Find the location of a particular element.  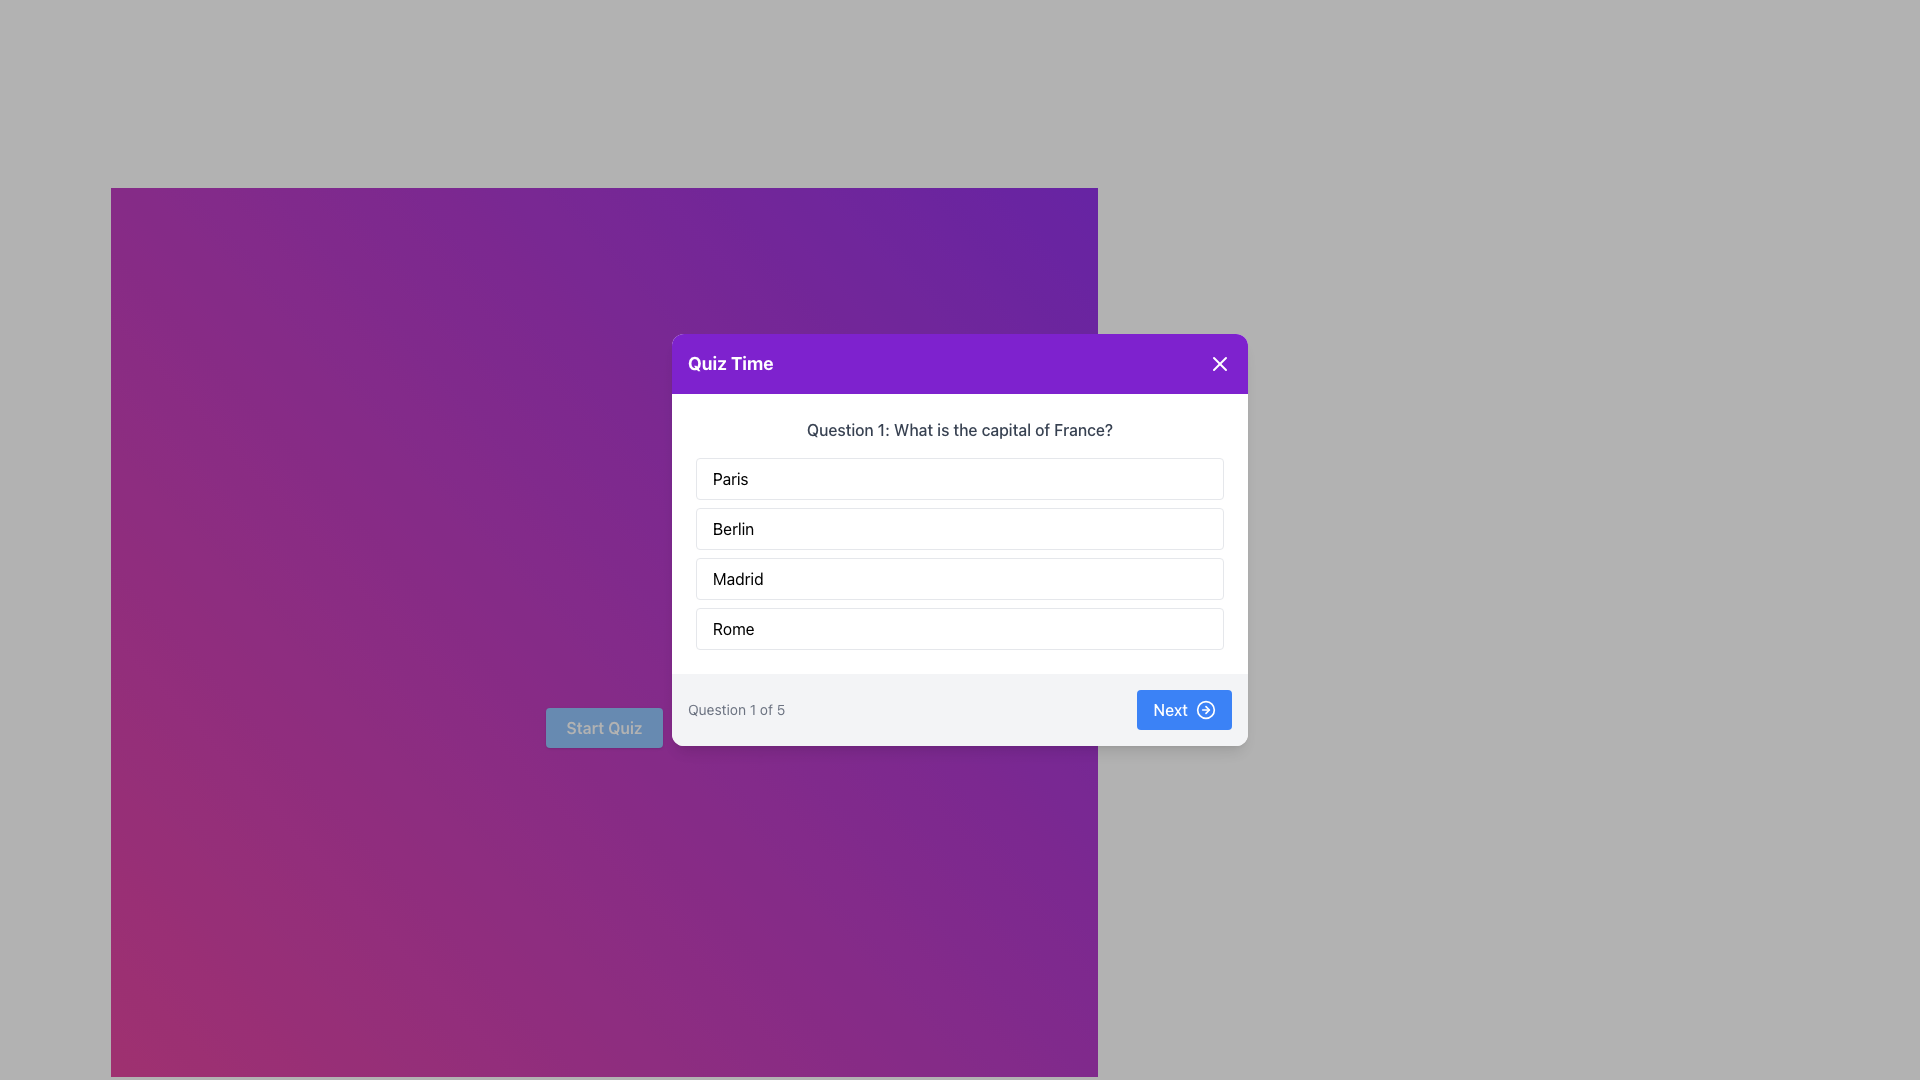

the close icon styled as a white 'X' within a purple circular button located in the upper-right corner of the 'Quiz Time' dialog is located at coordinates (1218, 363).